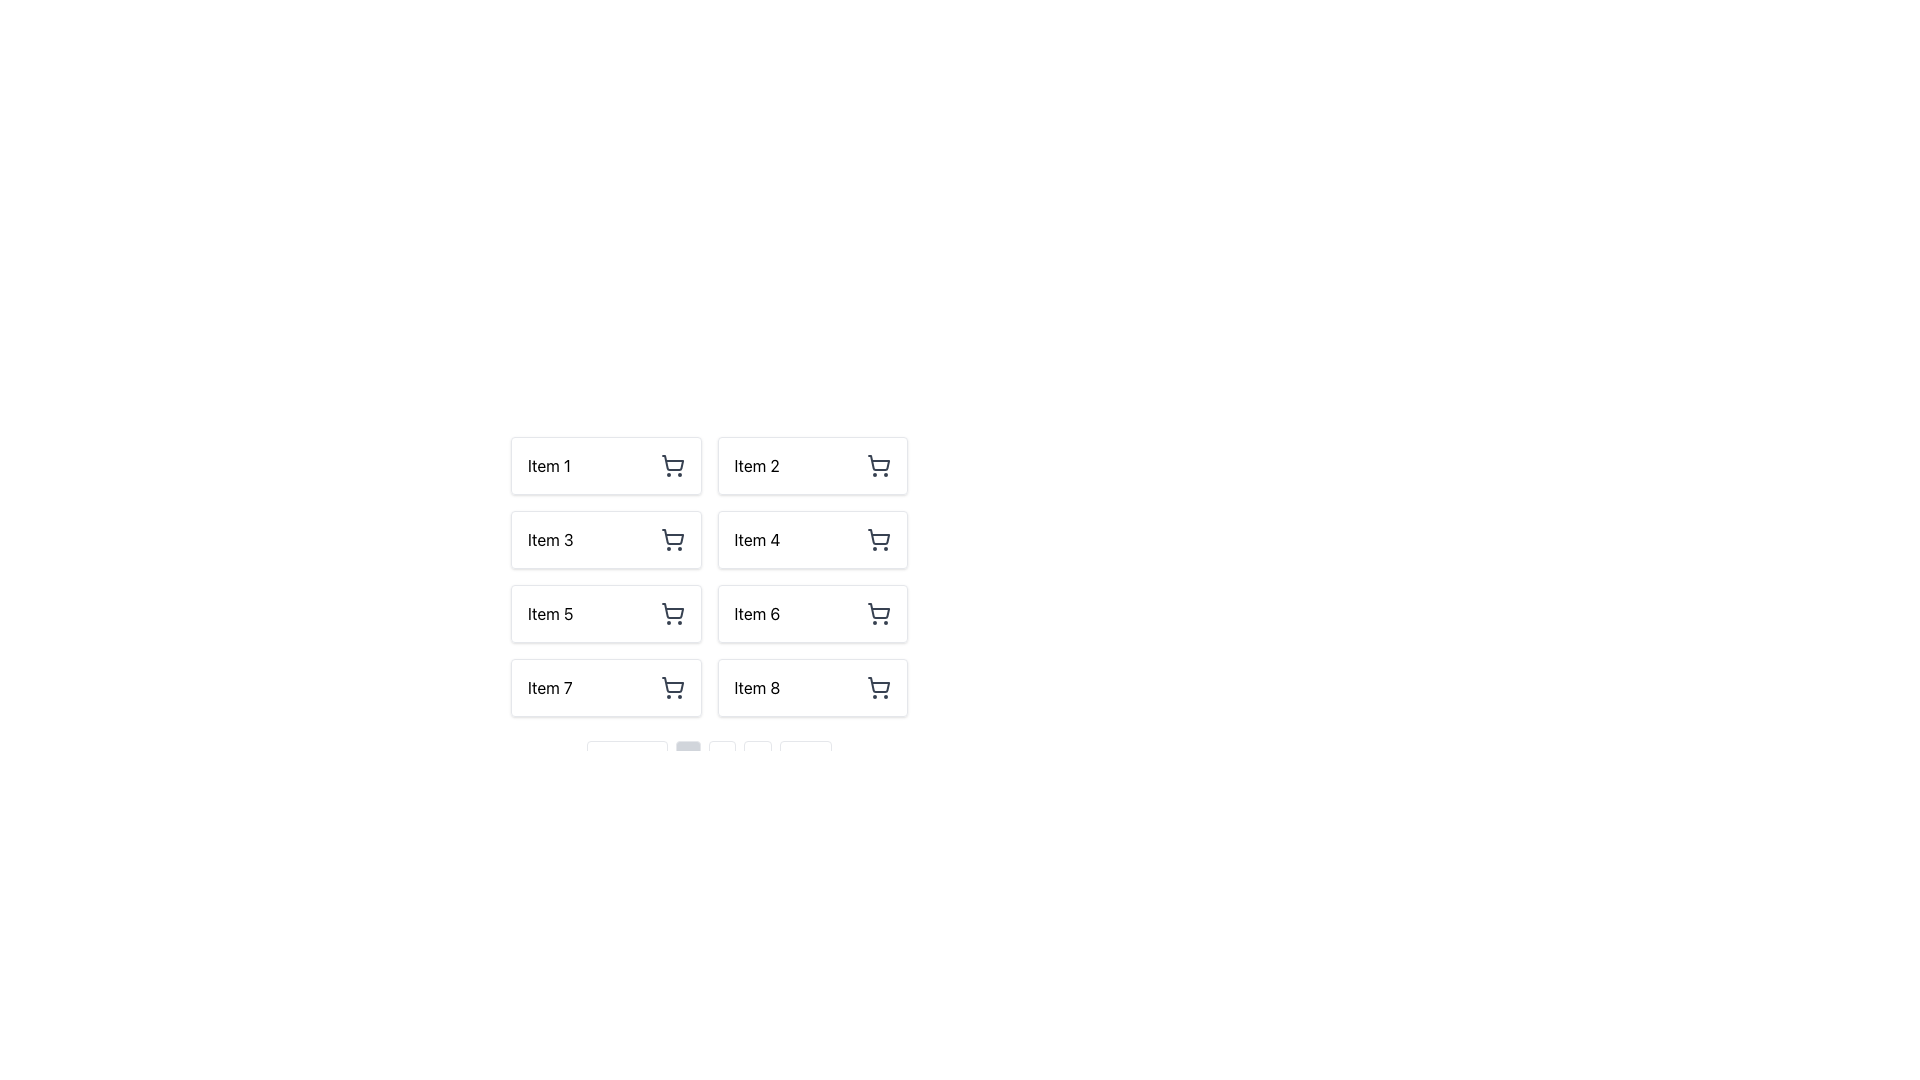 The image size is (1920, 1080). I want to click on text content of the text label displaying 'Item 5' which is aligned to the left in the fifth row of a vertically stacked grid, so click(550, 612).